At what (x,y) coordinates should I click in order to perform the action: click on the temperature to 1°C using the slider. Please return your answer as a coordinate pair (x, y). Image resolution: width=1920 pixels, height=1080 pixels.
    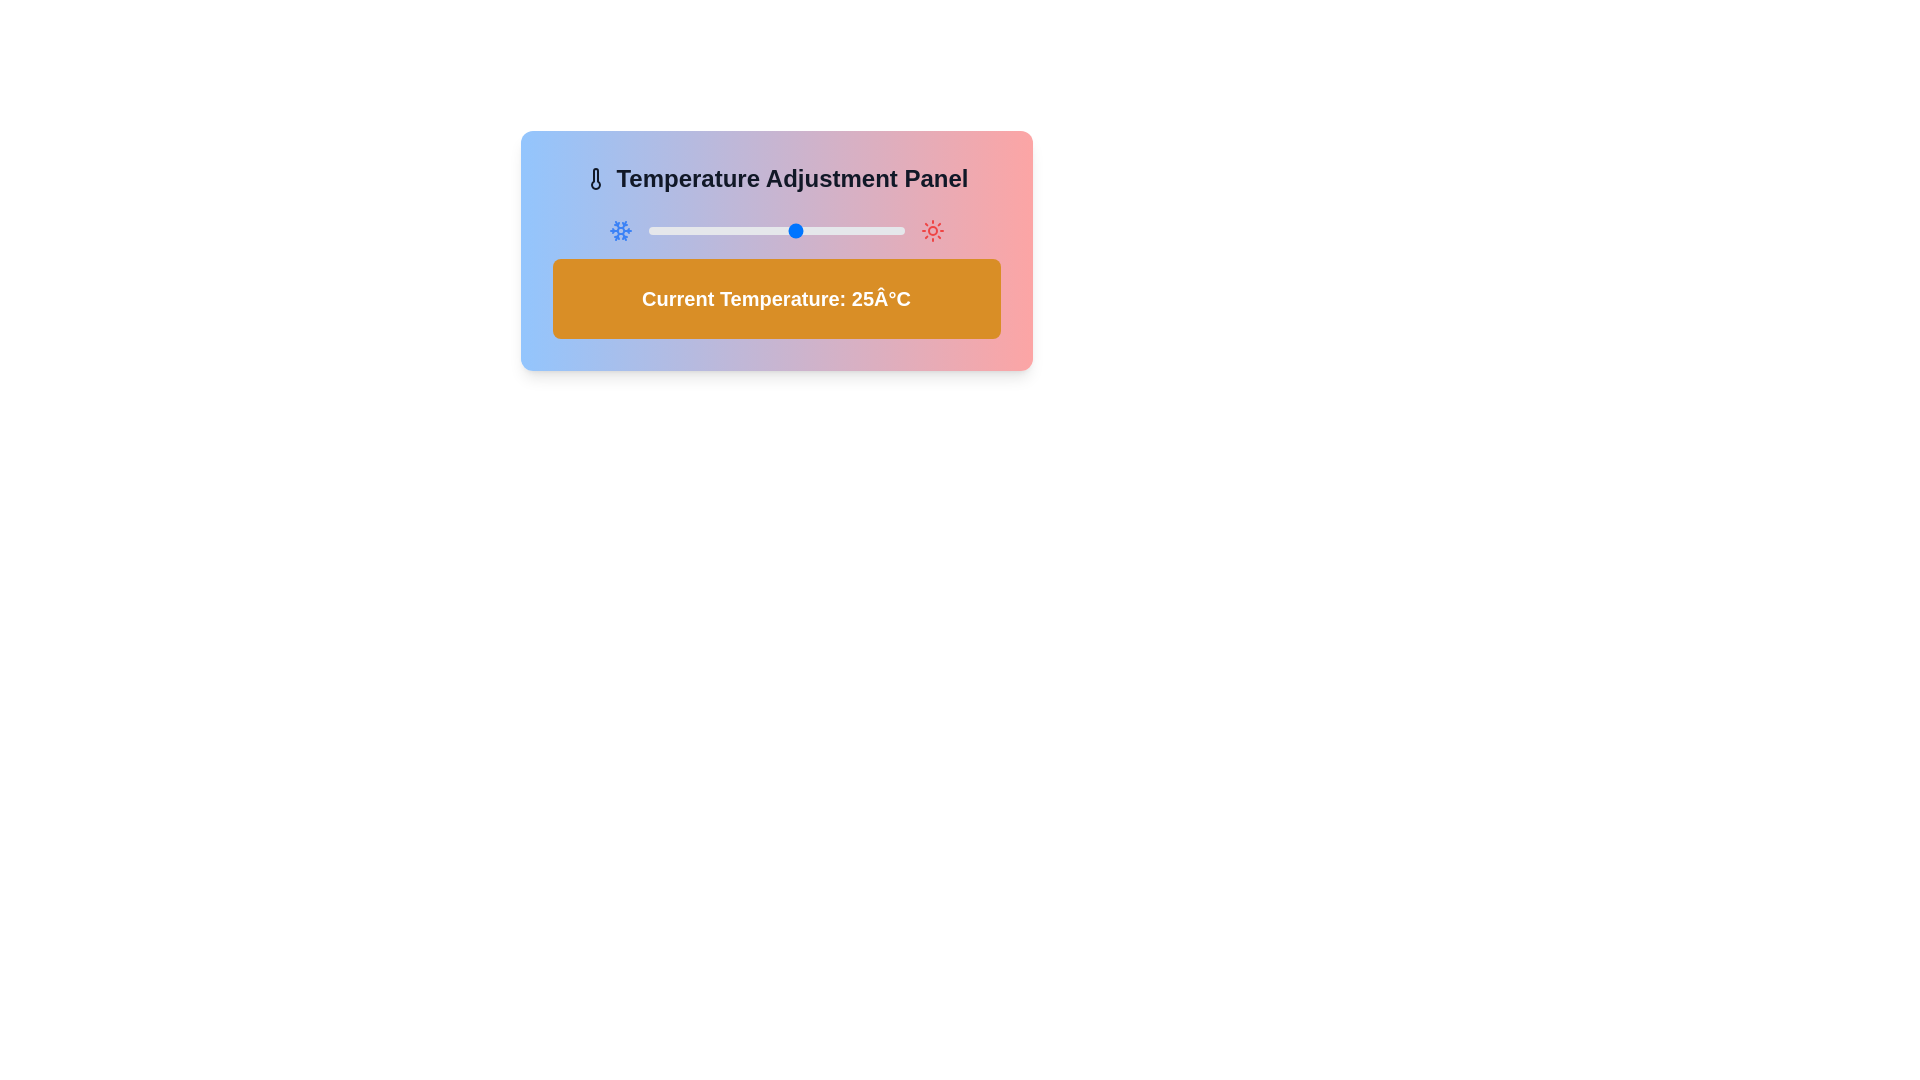
    Looking at the image, I should click on (695, 230).